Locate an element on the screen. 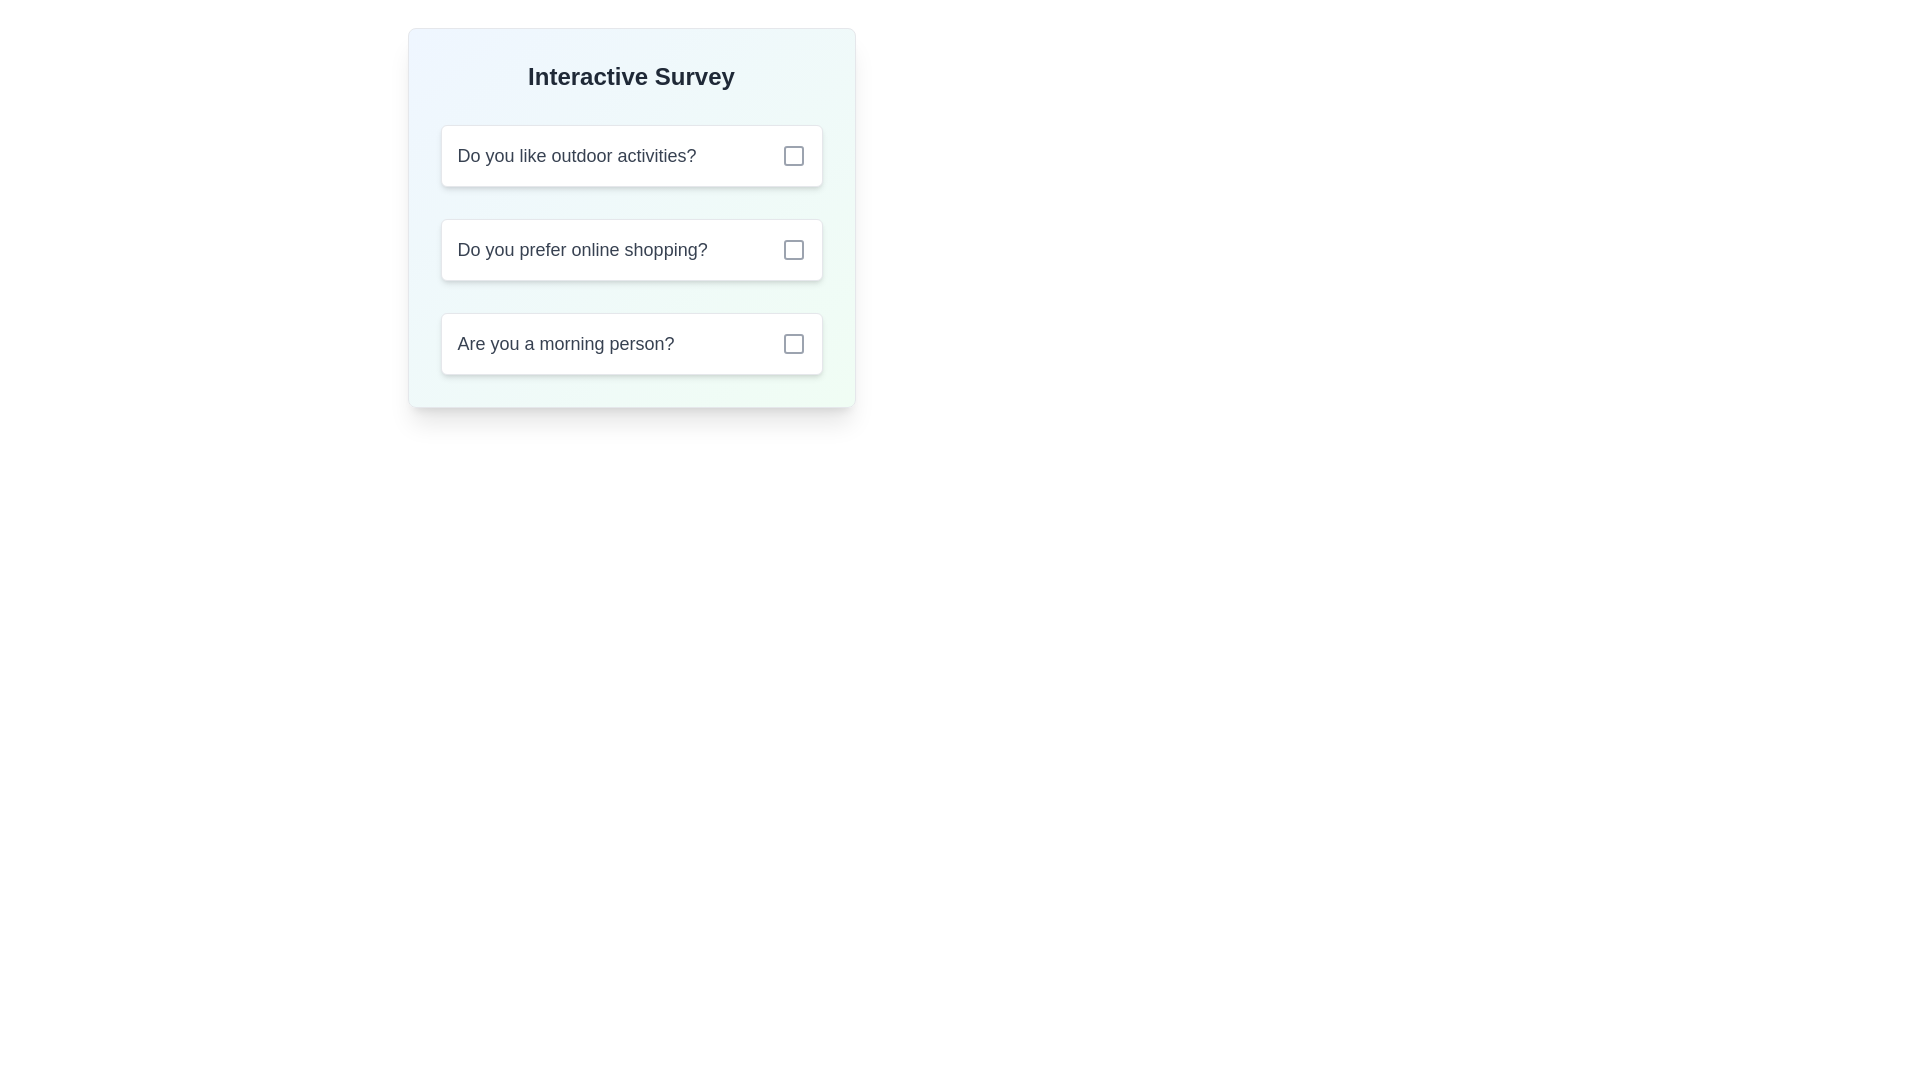 Image resolution: width=1920 pixels, height=1080 pixels. the checkbox located to the right of the question 'Are you a morning person?' in the survey card, which is the third checkbox in a vertical list of questions is located at coordinates (792, 342).